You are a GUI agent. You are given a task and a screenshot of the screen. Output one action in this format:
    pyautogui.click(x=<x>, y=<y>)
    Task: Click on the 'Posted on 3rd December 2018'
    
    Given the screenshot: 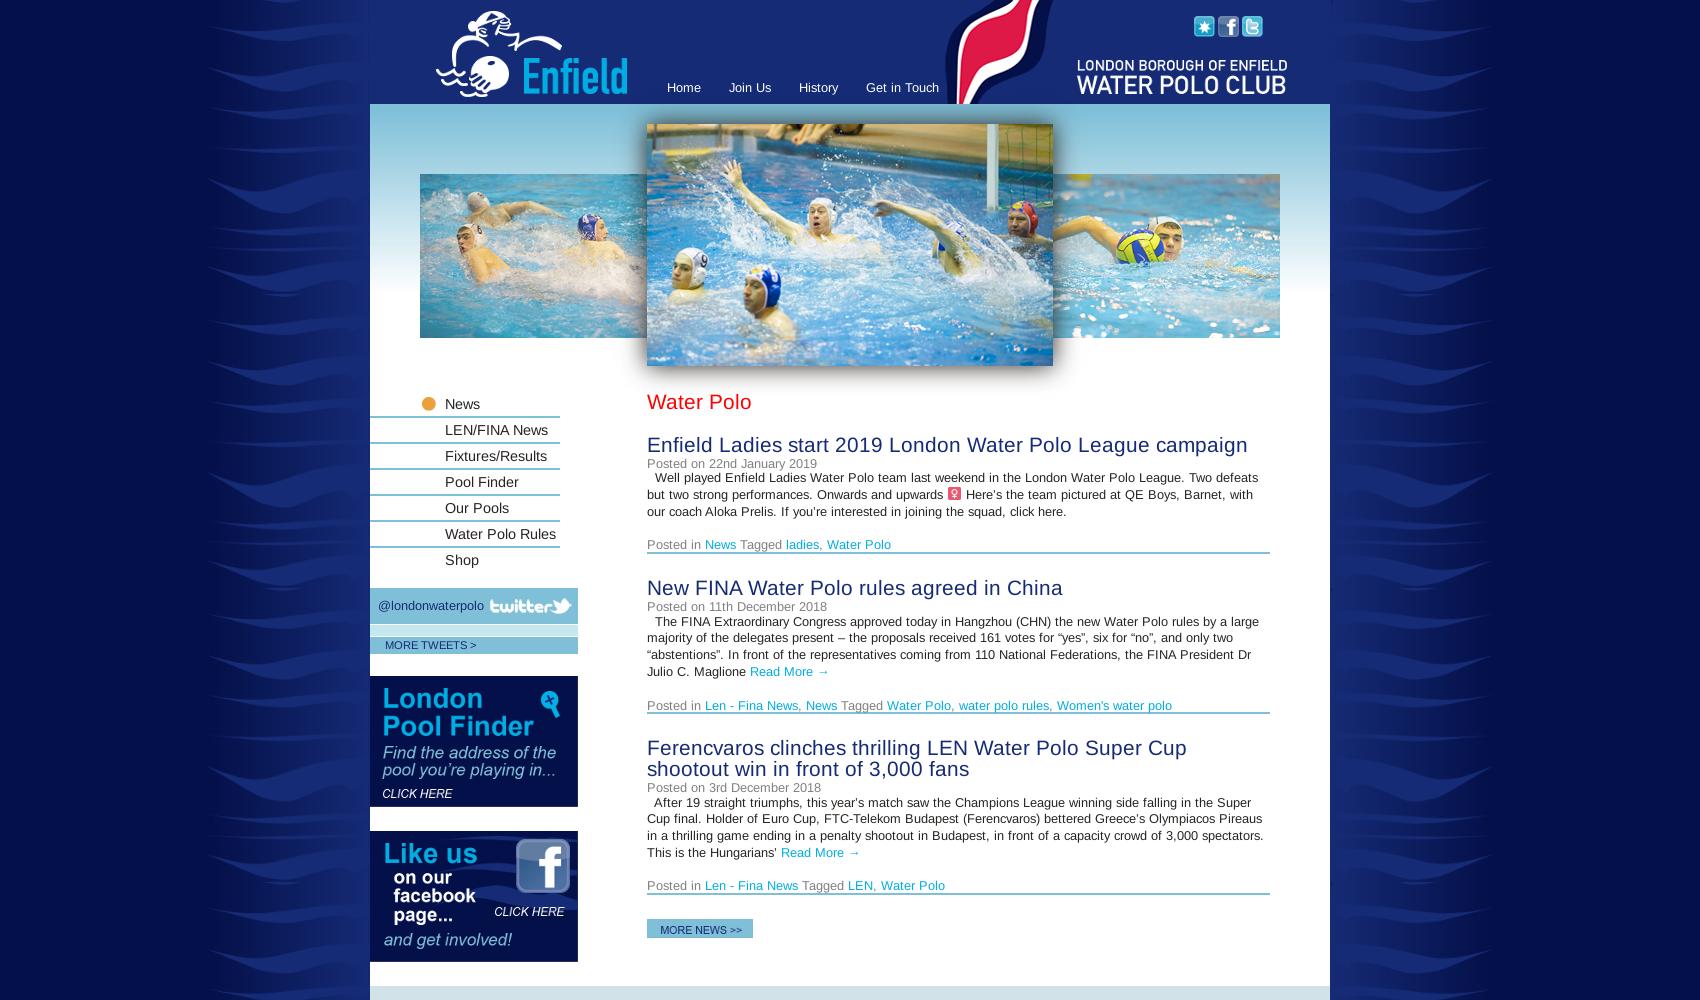 What is the action you would take?
    pyautogui.click(x=647, y=786)
    